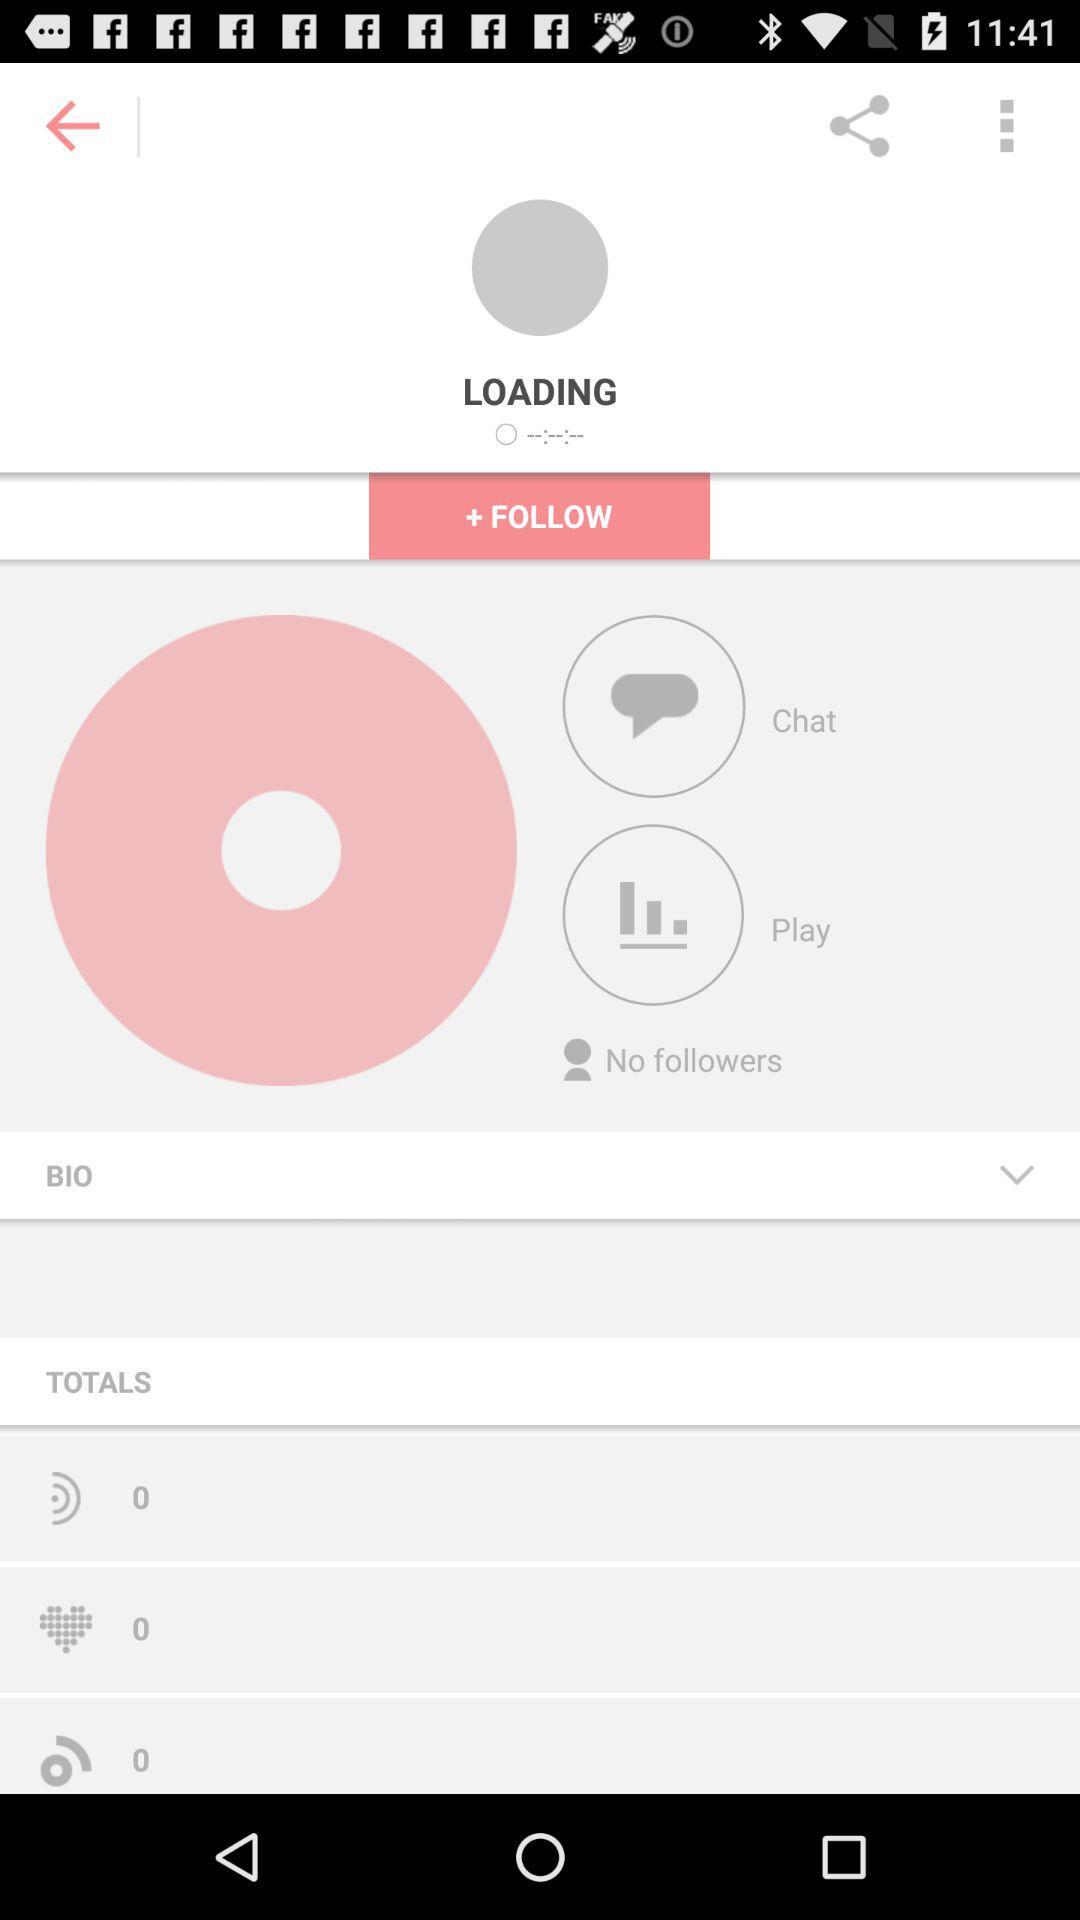 This screenshot has width=1080, height=1920. Describe the element at coordinates (654, 706) in the screenshot. I see `chat or comment` at that location.